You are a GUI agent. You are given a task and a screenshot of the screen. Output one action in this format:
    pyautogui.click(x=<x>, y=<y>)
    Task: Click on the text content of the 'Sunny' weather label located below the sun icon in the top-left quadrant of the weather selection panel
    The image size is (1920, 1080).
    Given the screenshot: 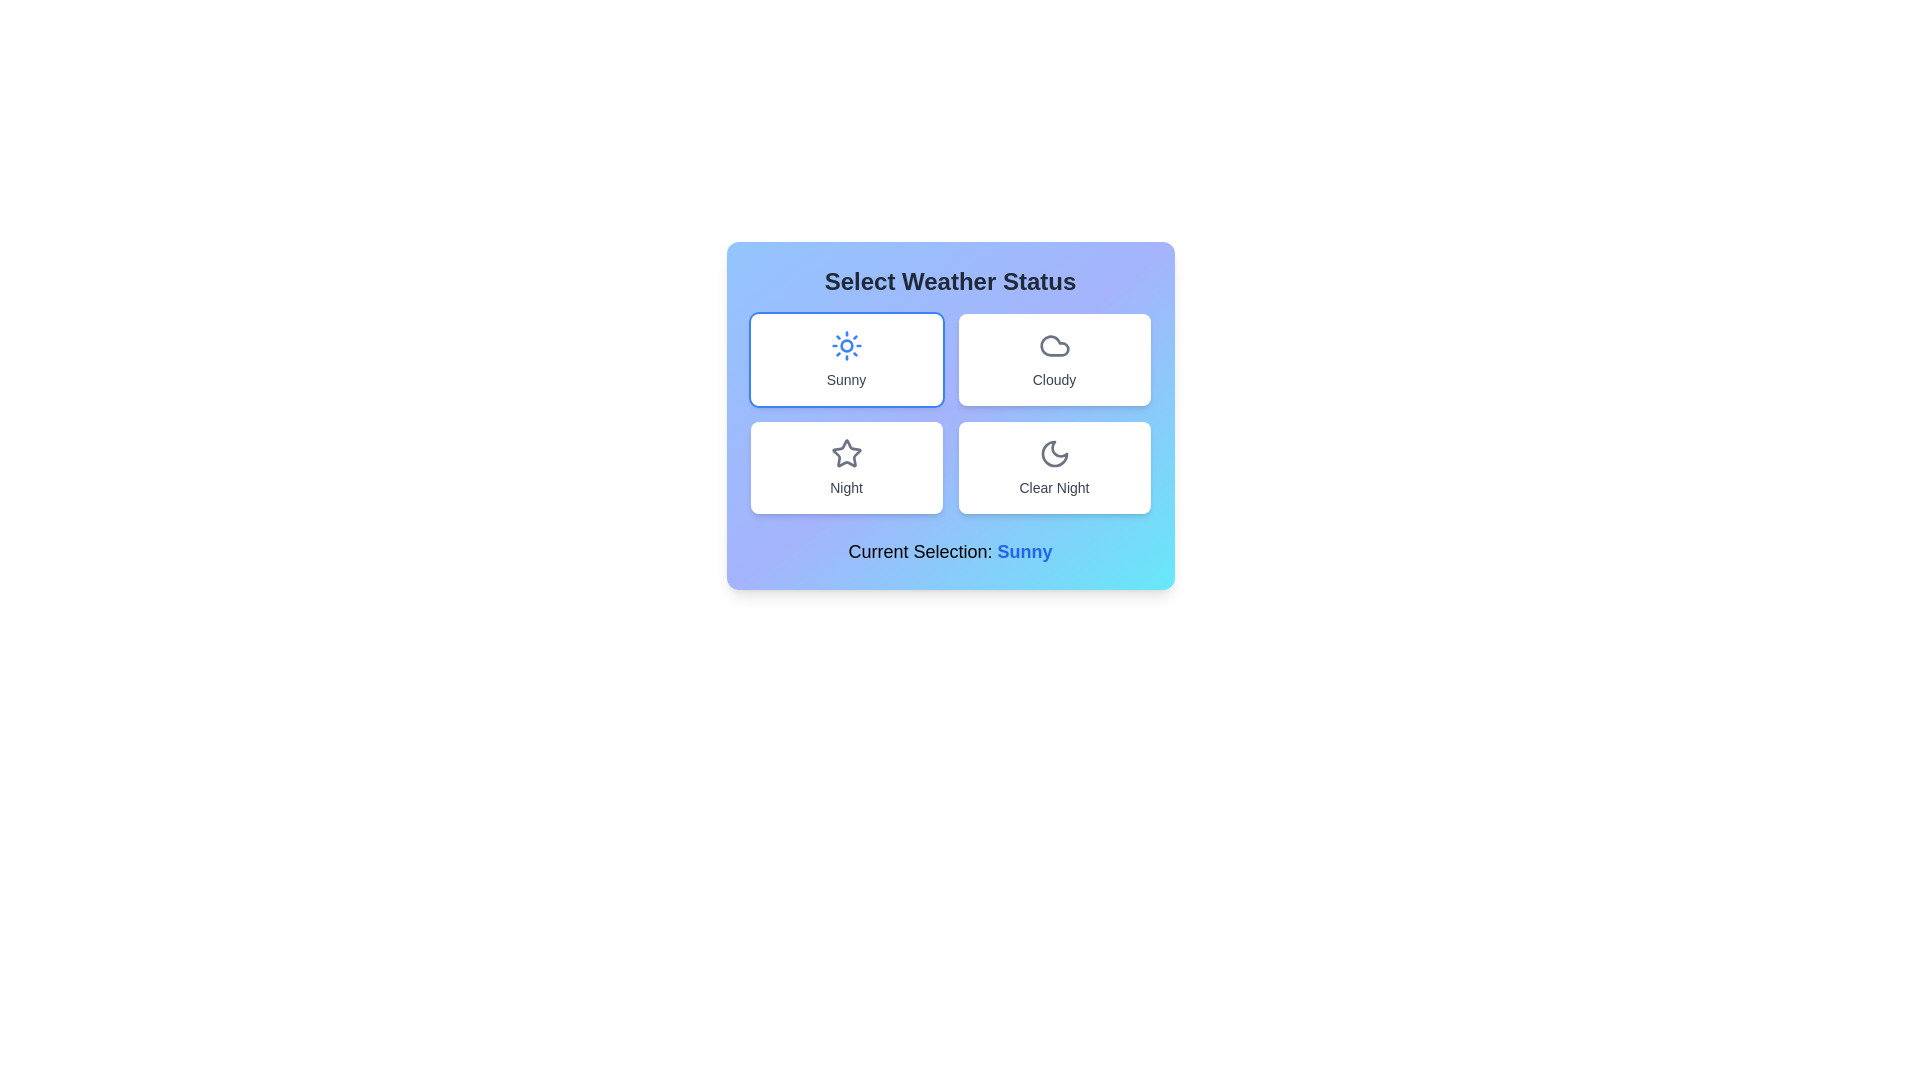 What is the action you would take?
    pyautogui.click(x=846, y=380)
    